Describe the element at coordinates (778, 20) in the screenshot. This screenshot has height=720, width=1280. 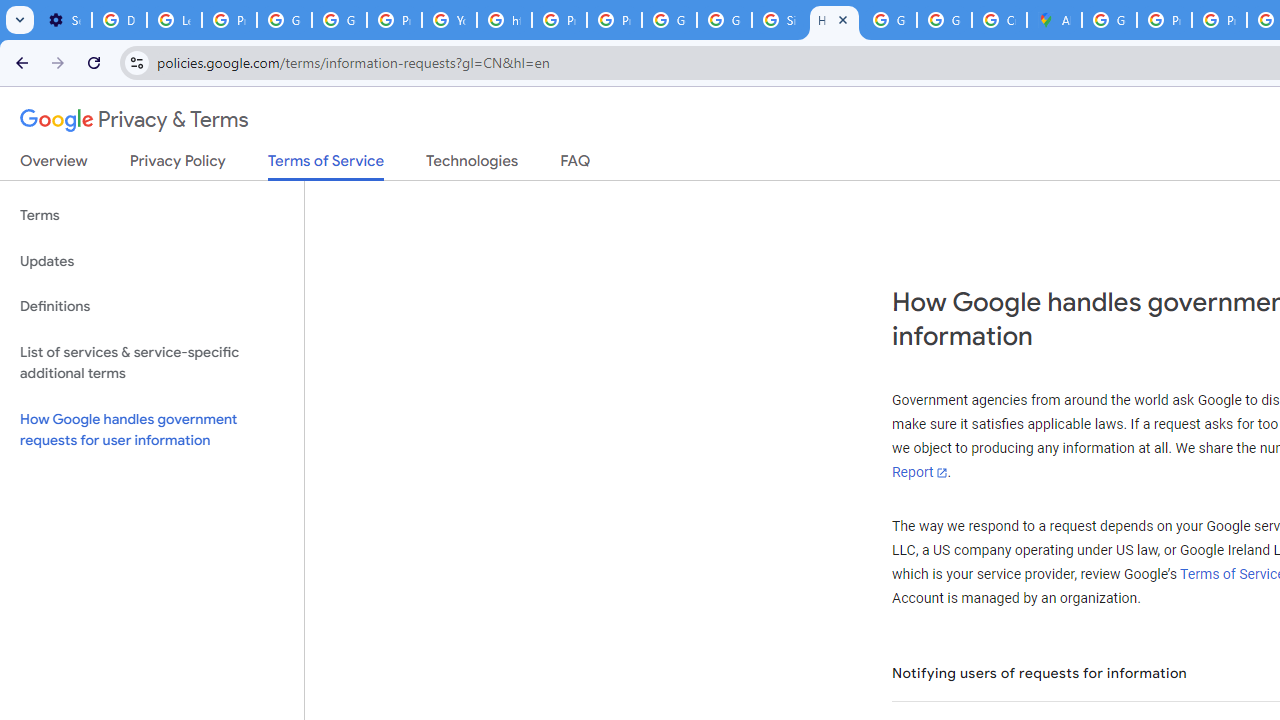
I see `'Sign in - Google Accounts'` at that location.